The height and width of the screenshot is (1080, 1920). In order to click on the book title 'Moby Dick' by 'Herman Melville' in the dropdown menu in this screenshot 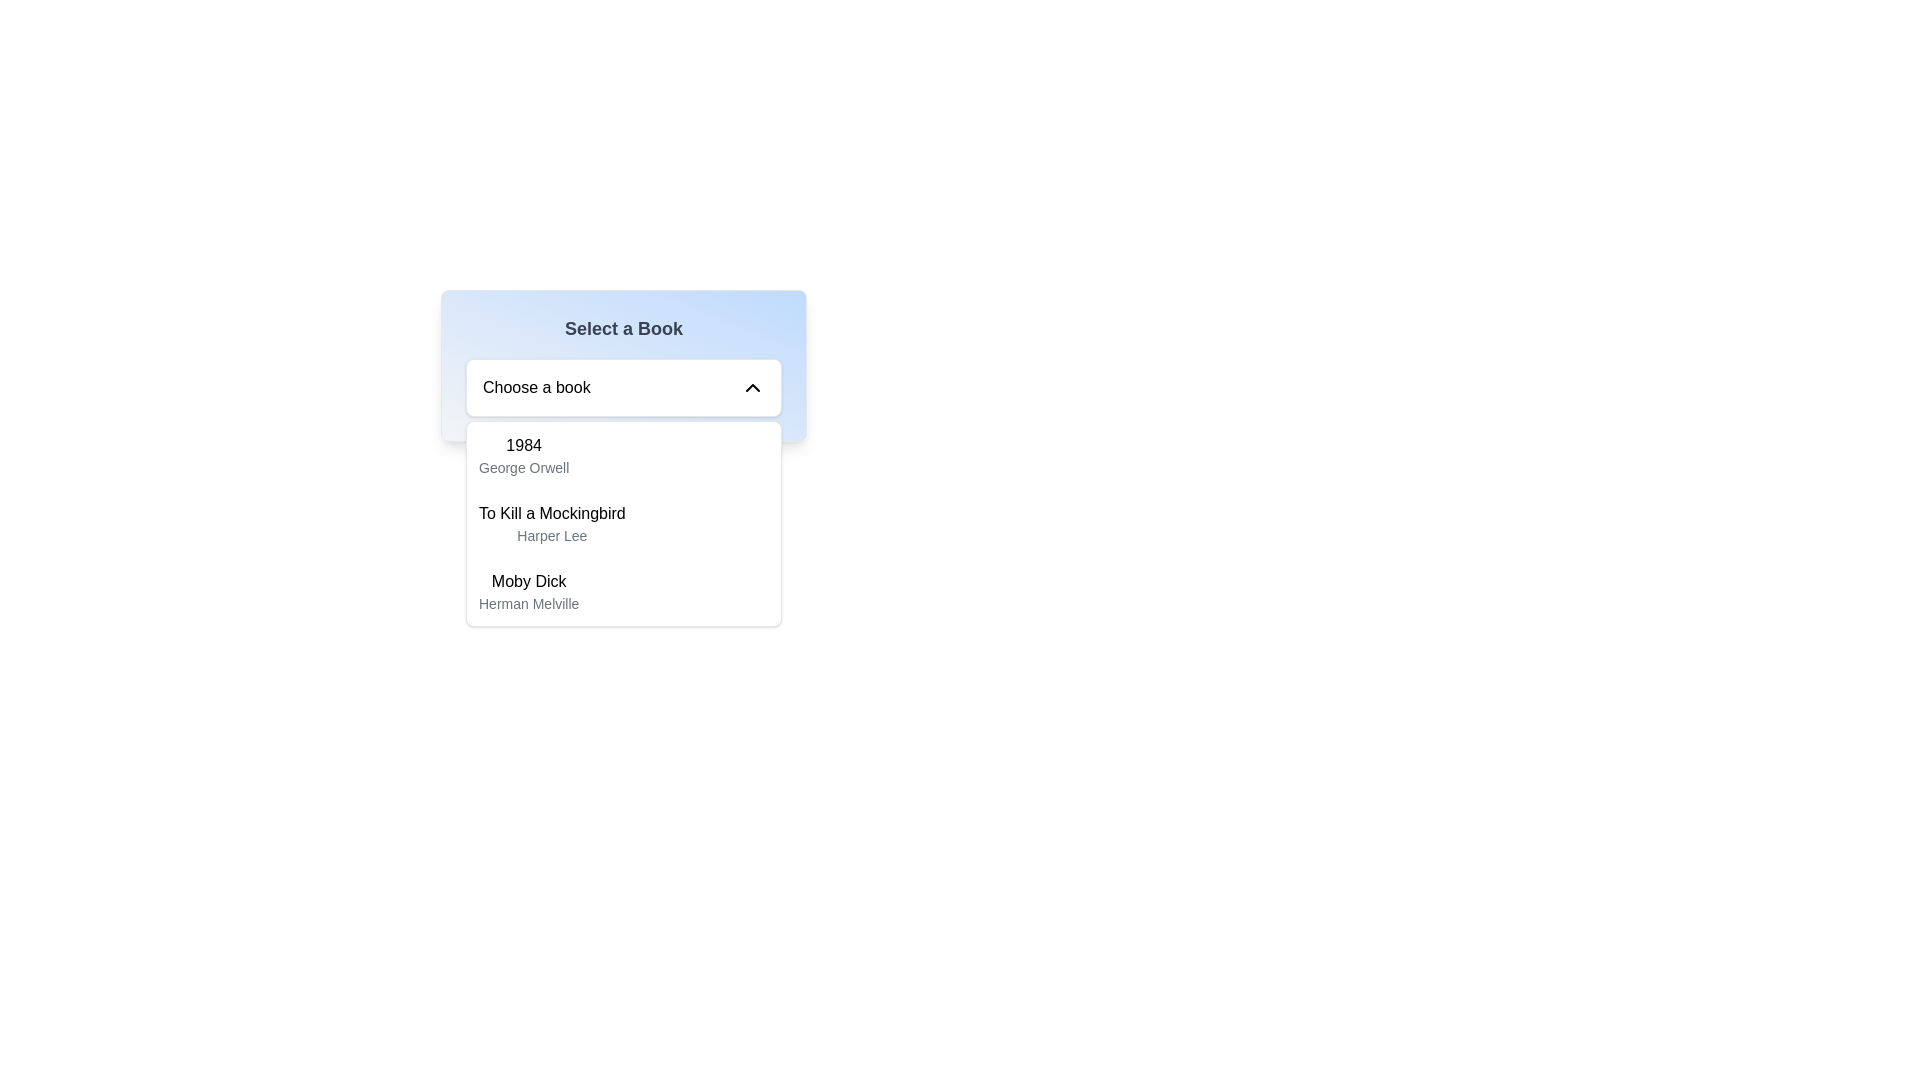, I will do `click(528, 590)`.